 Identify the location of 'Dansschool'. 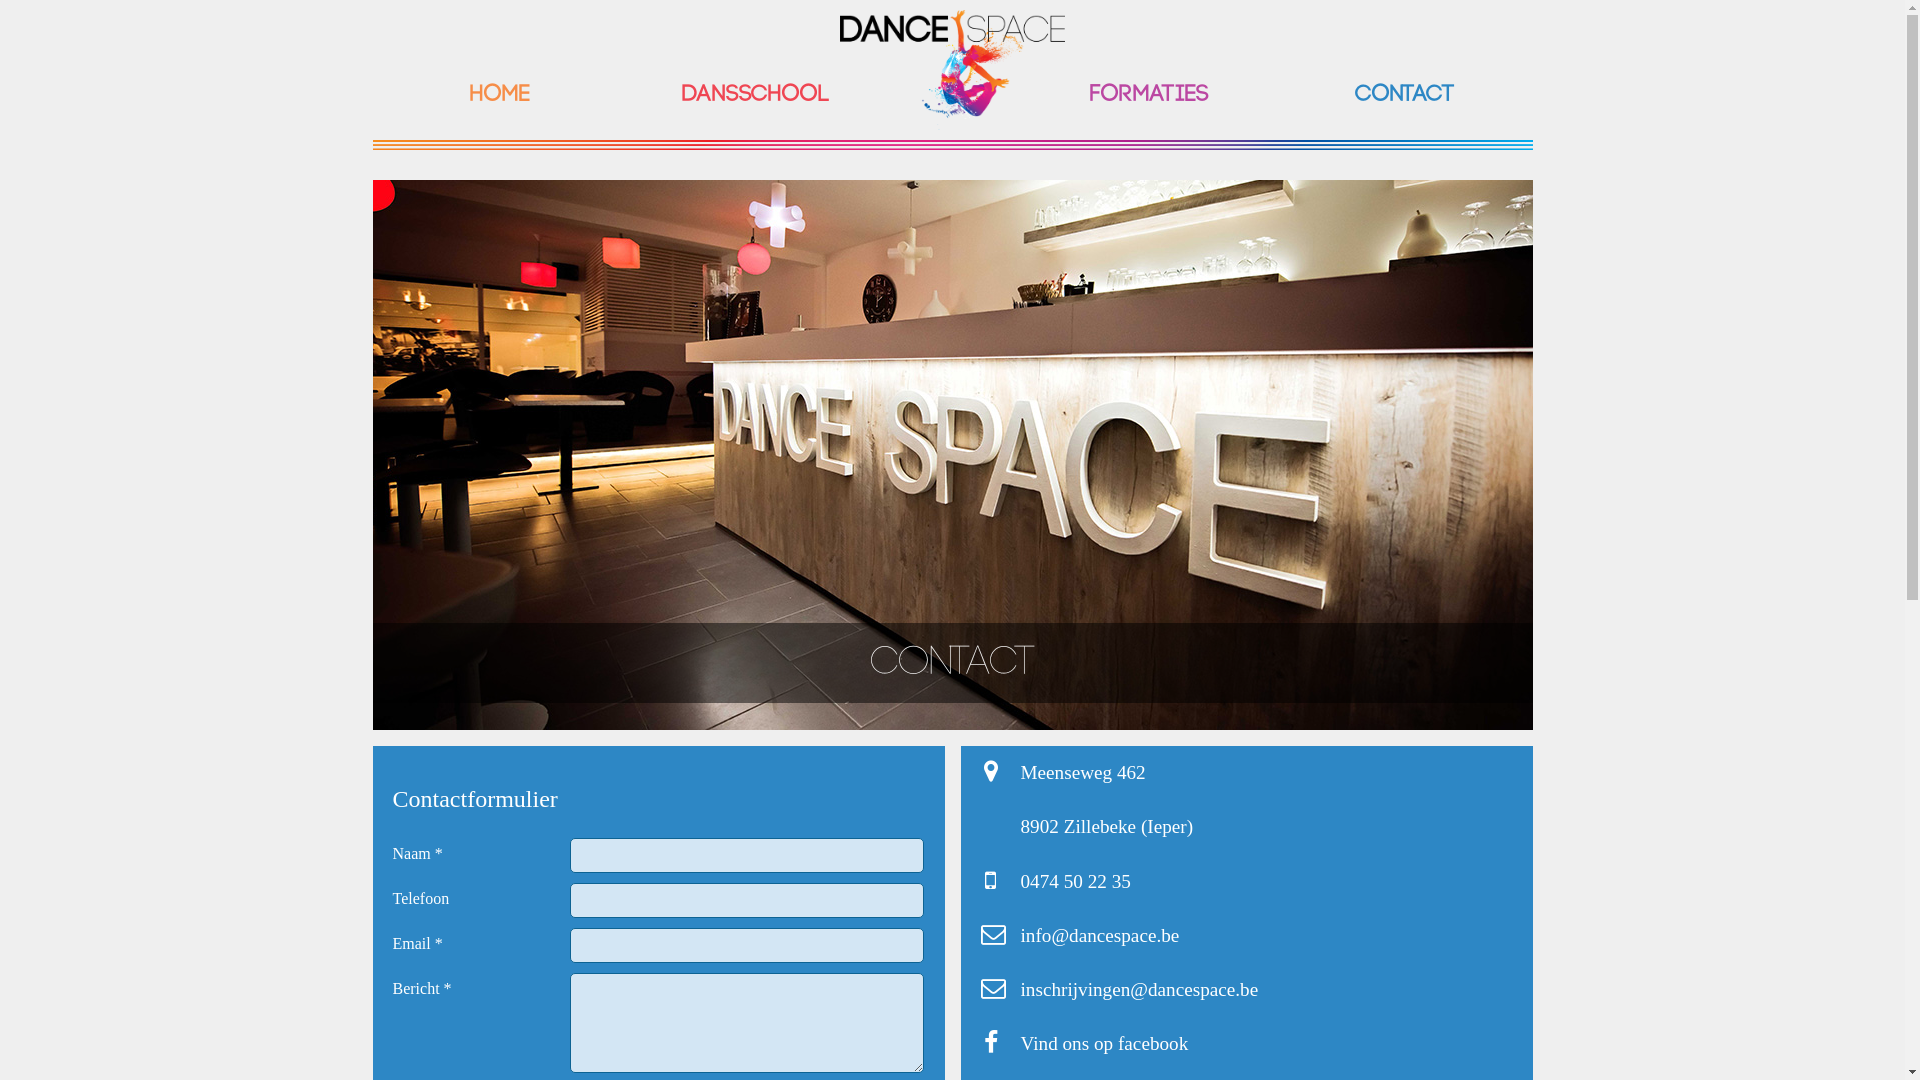
(754, 95).